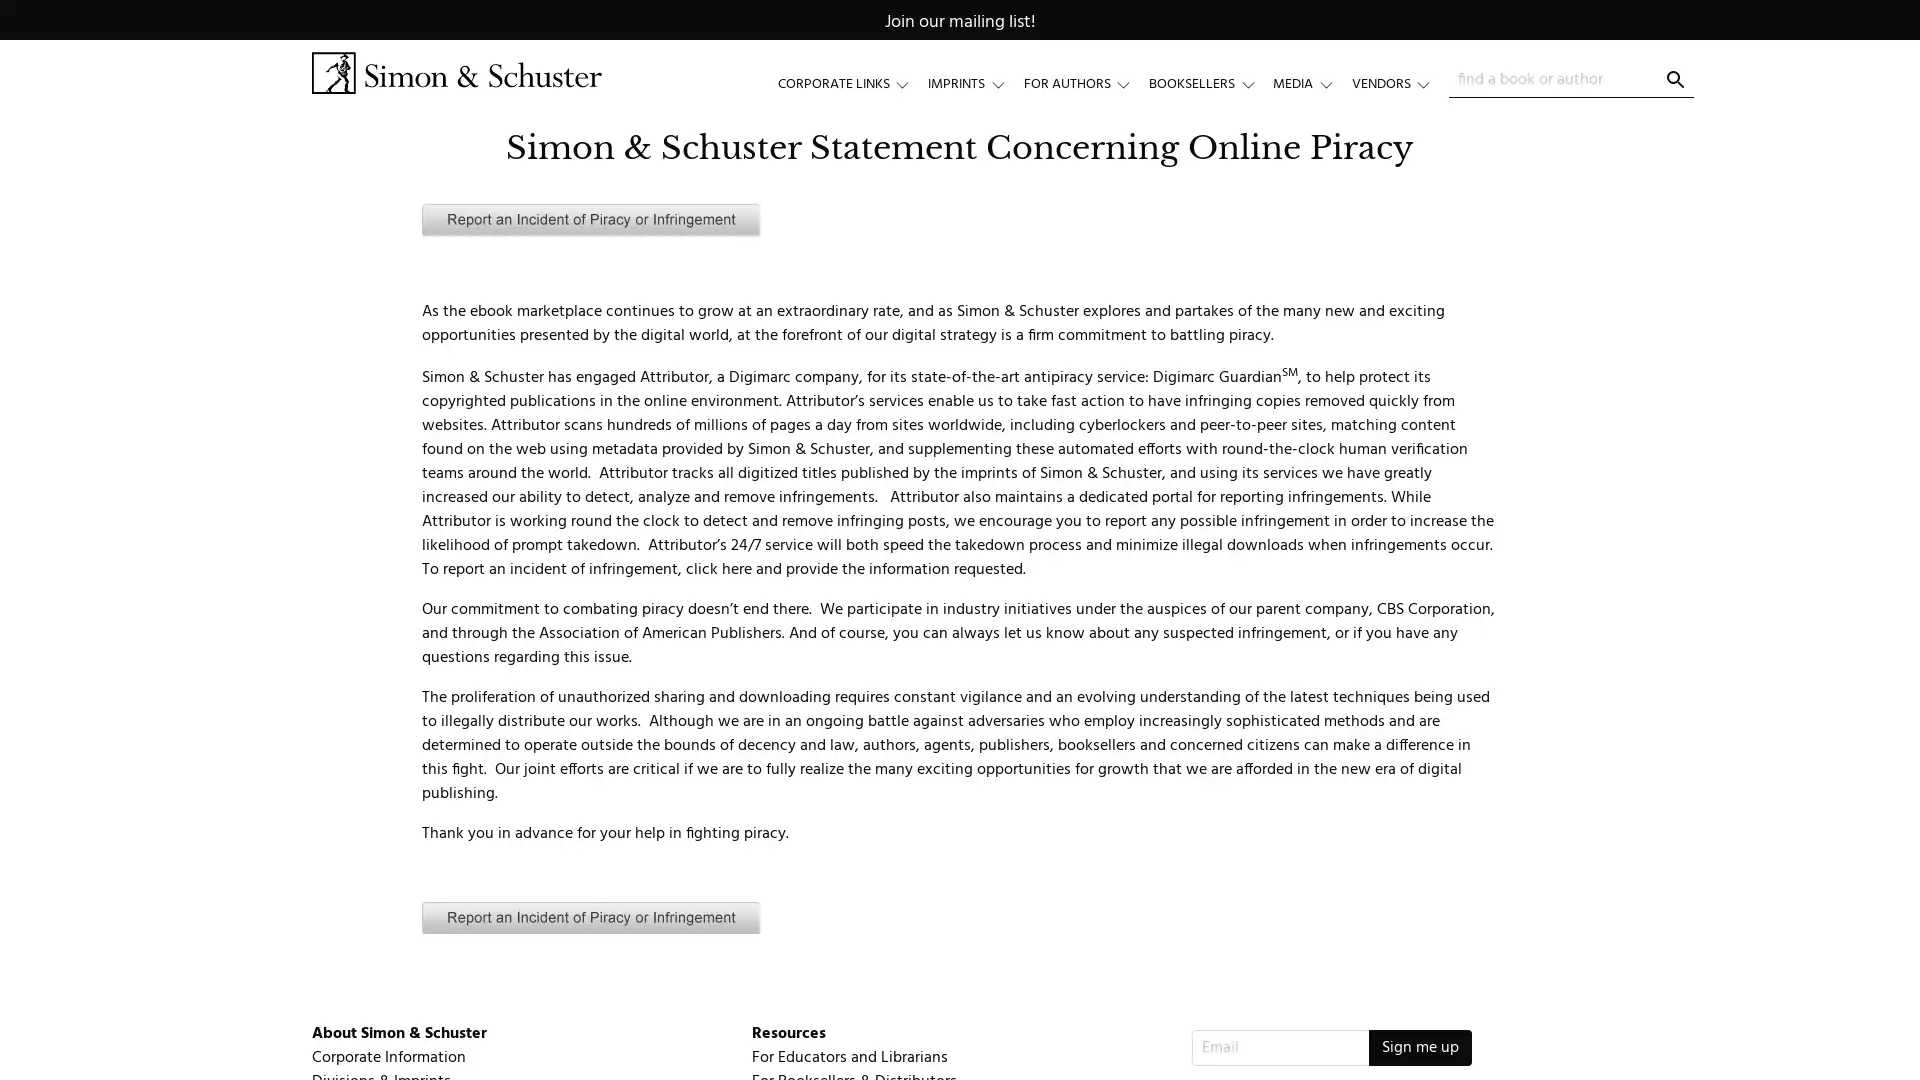 The height and width of the screenshot is (1080, 1920). What do you see at coordinates (975, 83) in the screenshot?
I see `IMPRINTS` at bounding box center [975, 83].